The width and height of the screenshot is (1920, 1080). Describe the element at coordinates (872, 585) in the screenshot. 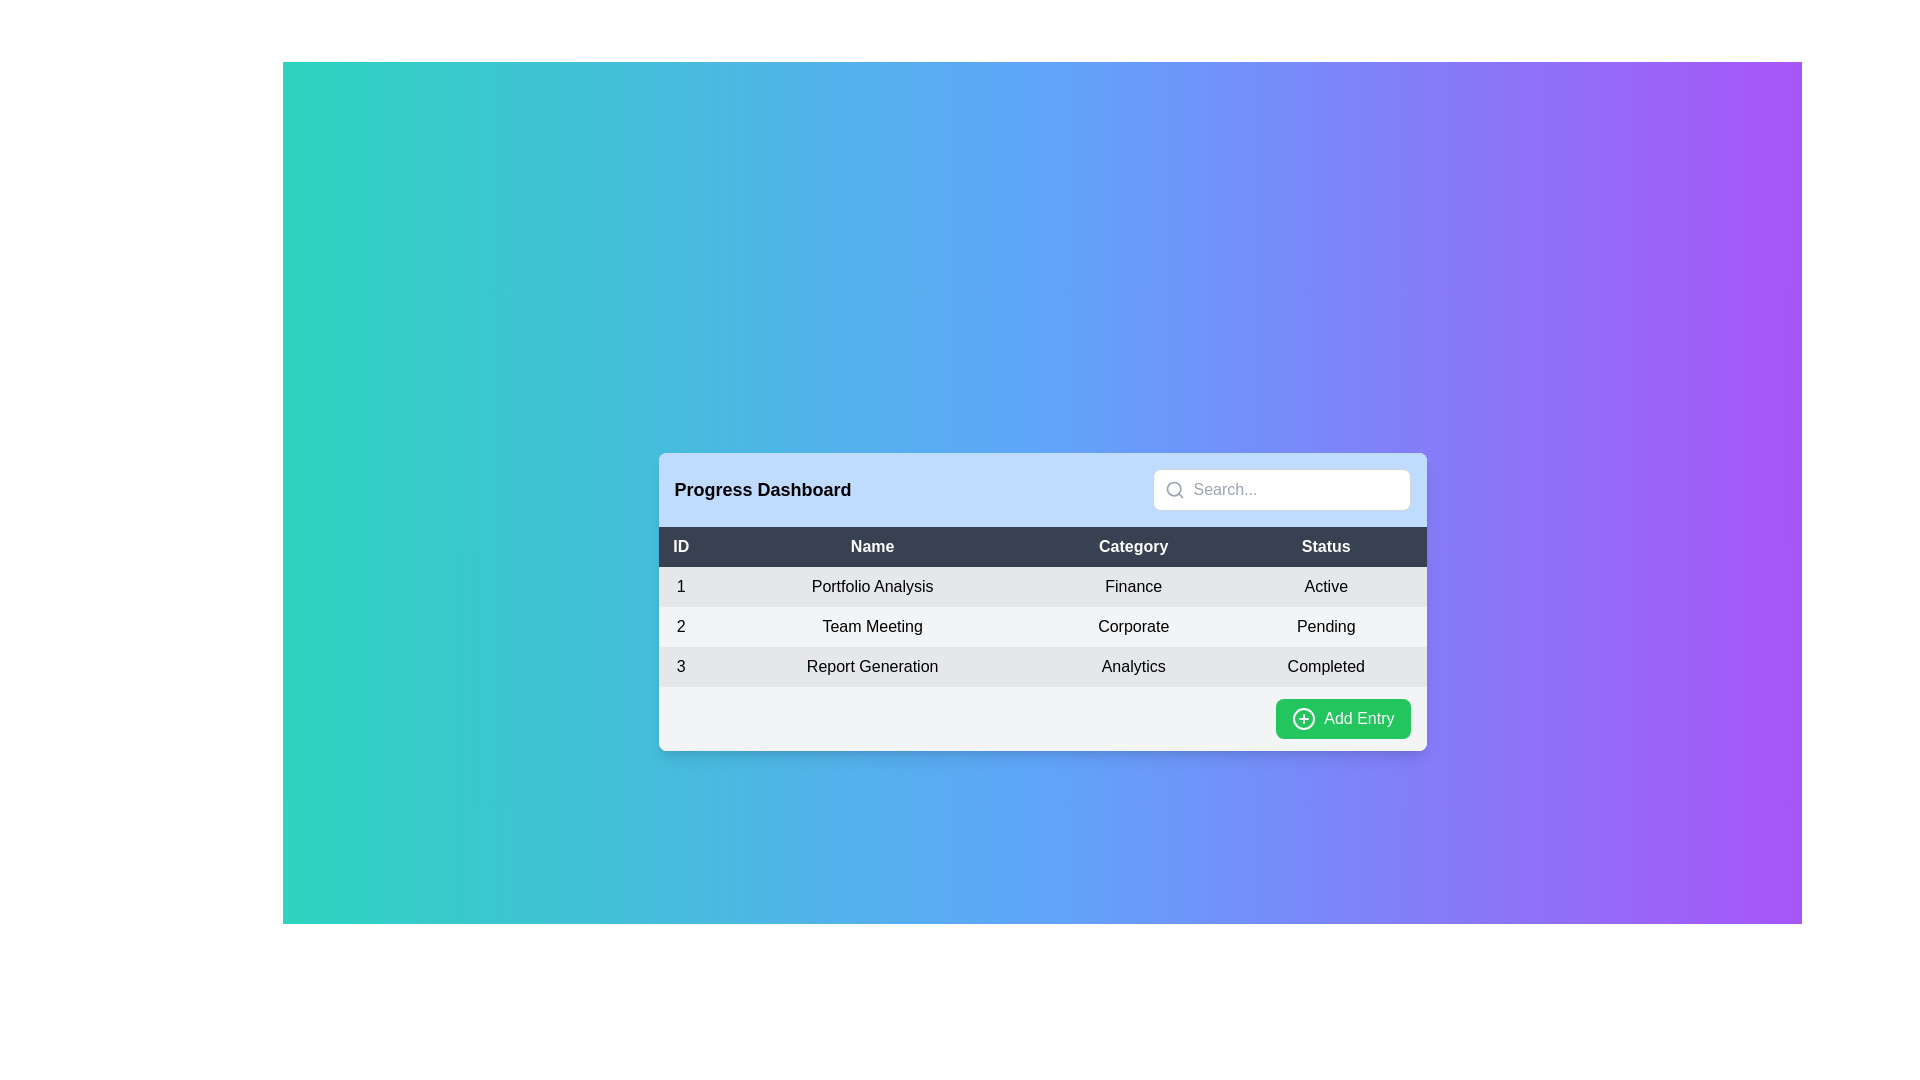

I see `the text label that reads 'Portfolio Analysis' in the second column of the first row of the table` at that location.